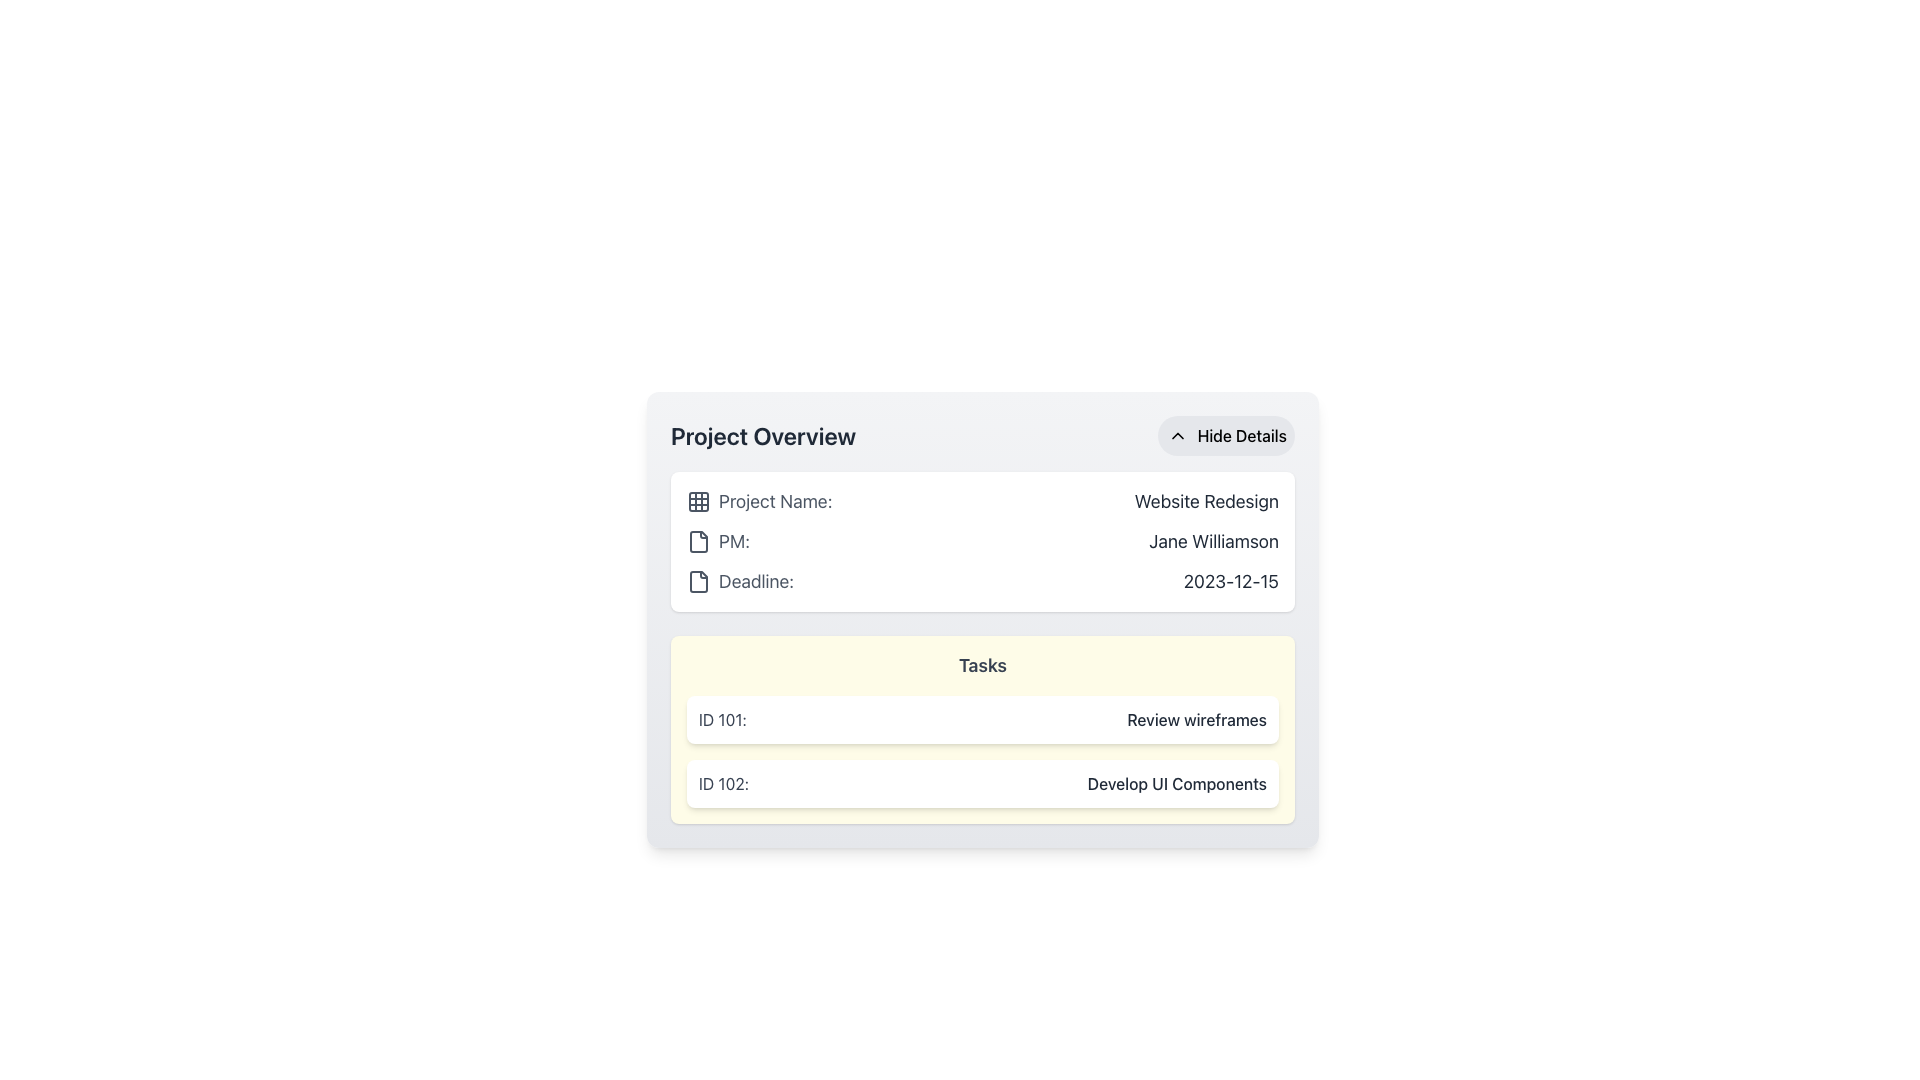 This screenshot has width=1920, height=1080. Describe the element at coordinates (1205, 500) in the screenshot. I see `the text label displaying 'Website Redesign' located in the top right corner of the 'Project Name' section` at that location.